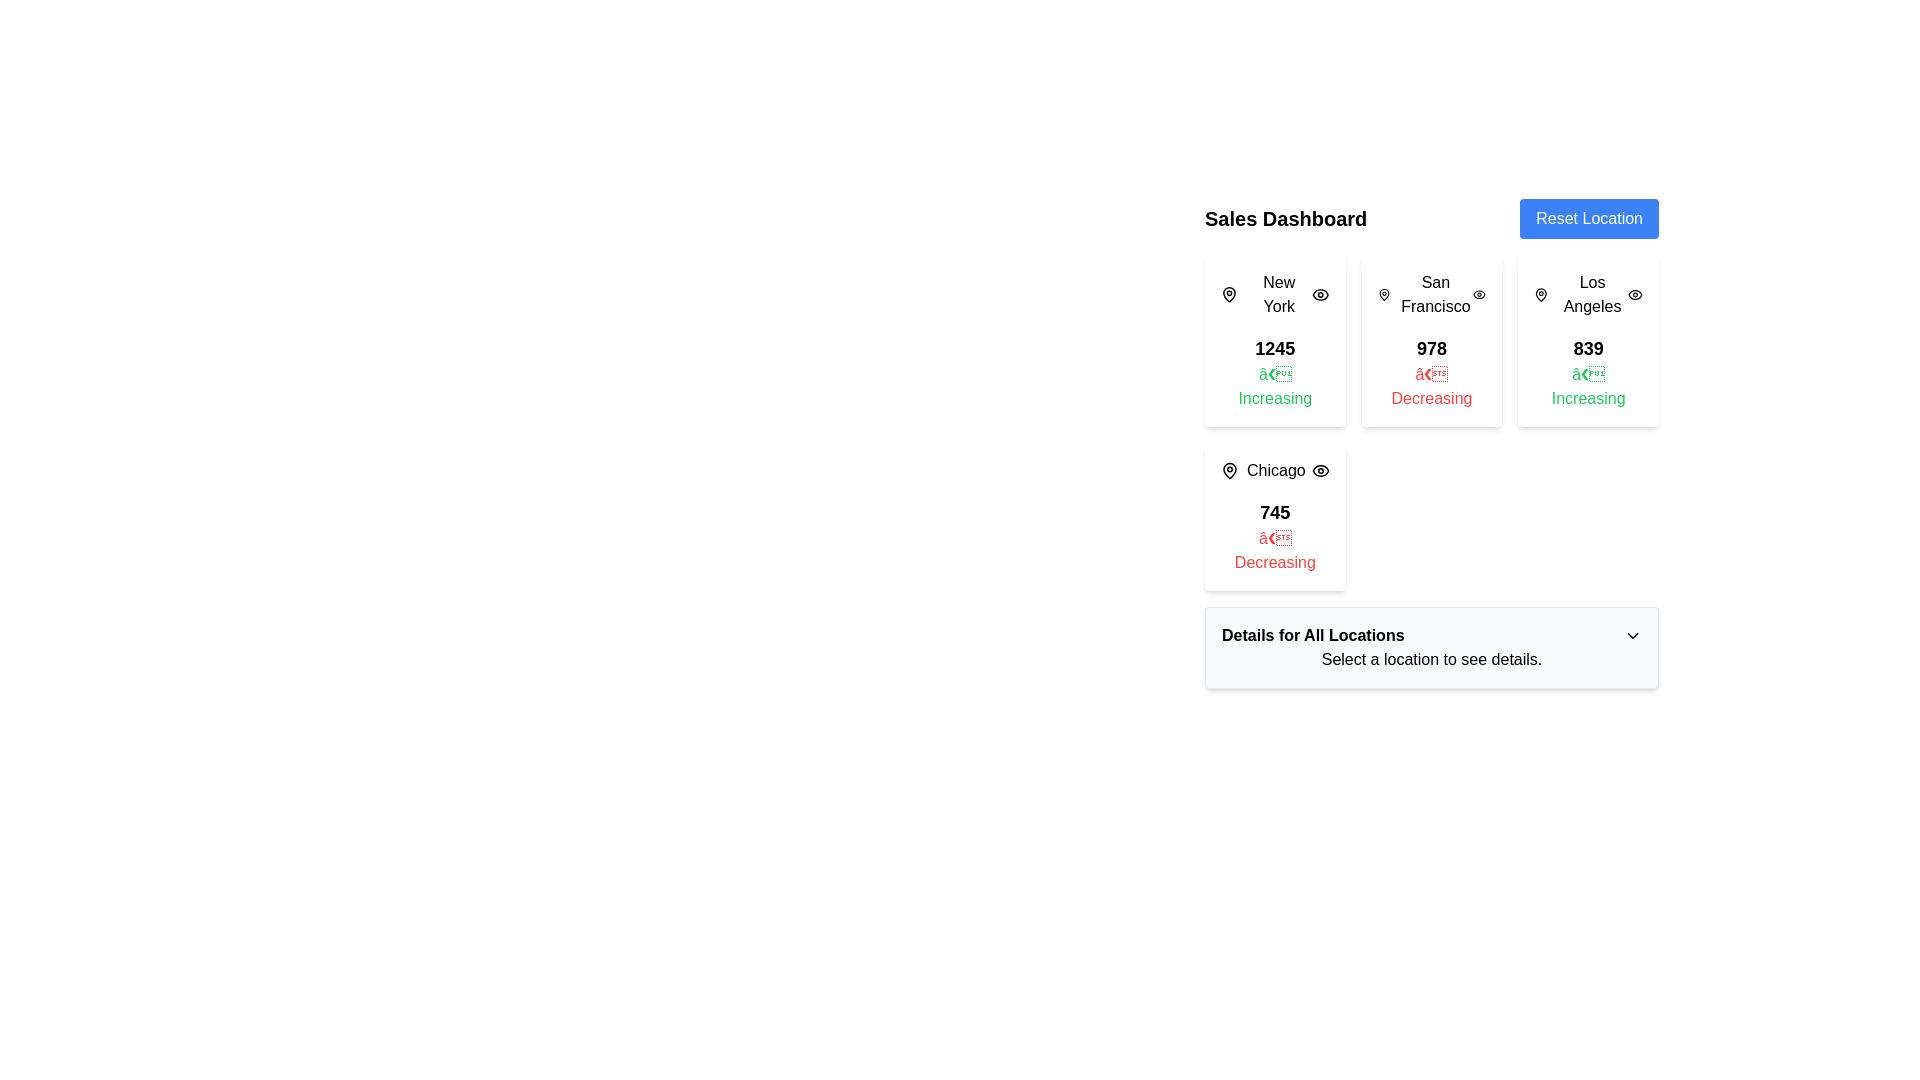 This screenshot has height=1080, width=1920. I want to click on the visual indicator icon located at the top-right corner of the 'San Francisco' card, aligned with the title 'San Francisco', so click(1479, 294).